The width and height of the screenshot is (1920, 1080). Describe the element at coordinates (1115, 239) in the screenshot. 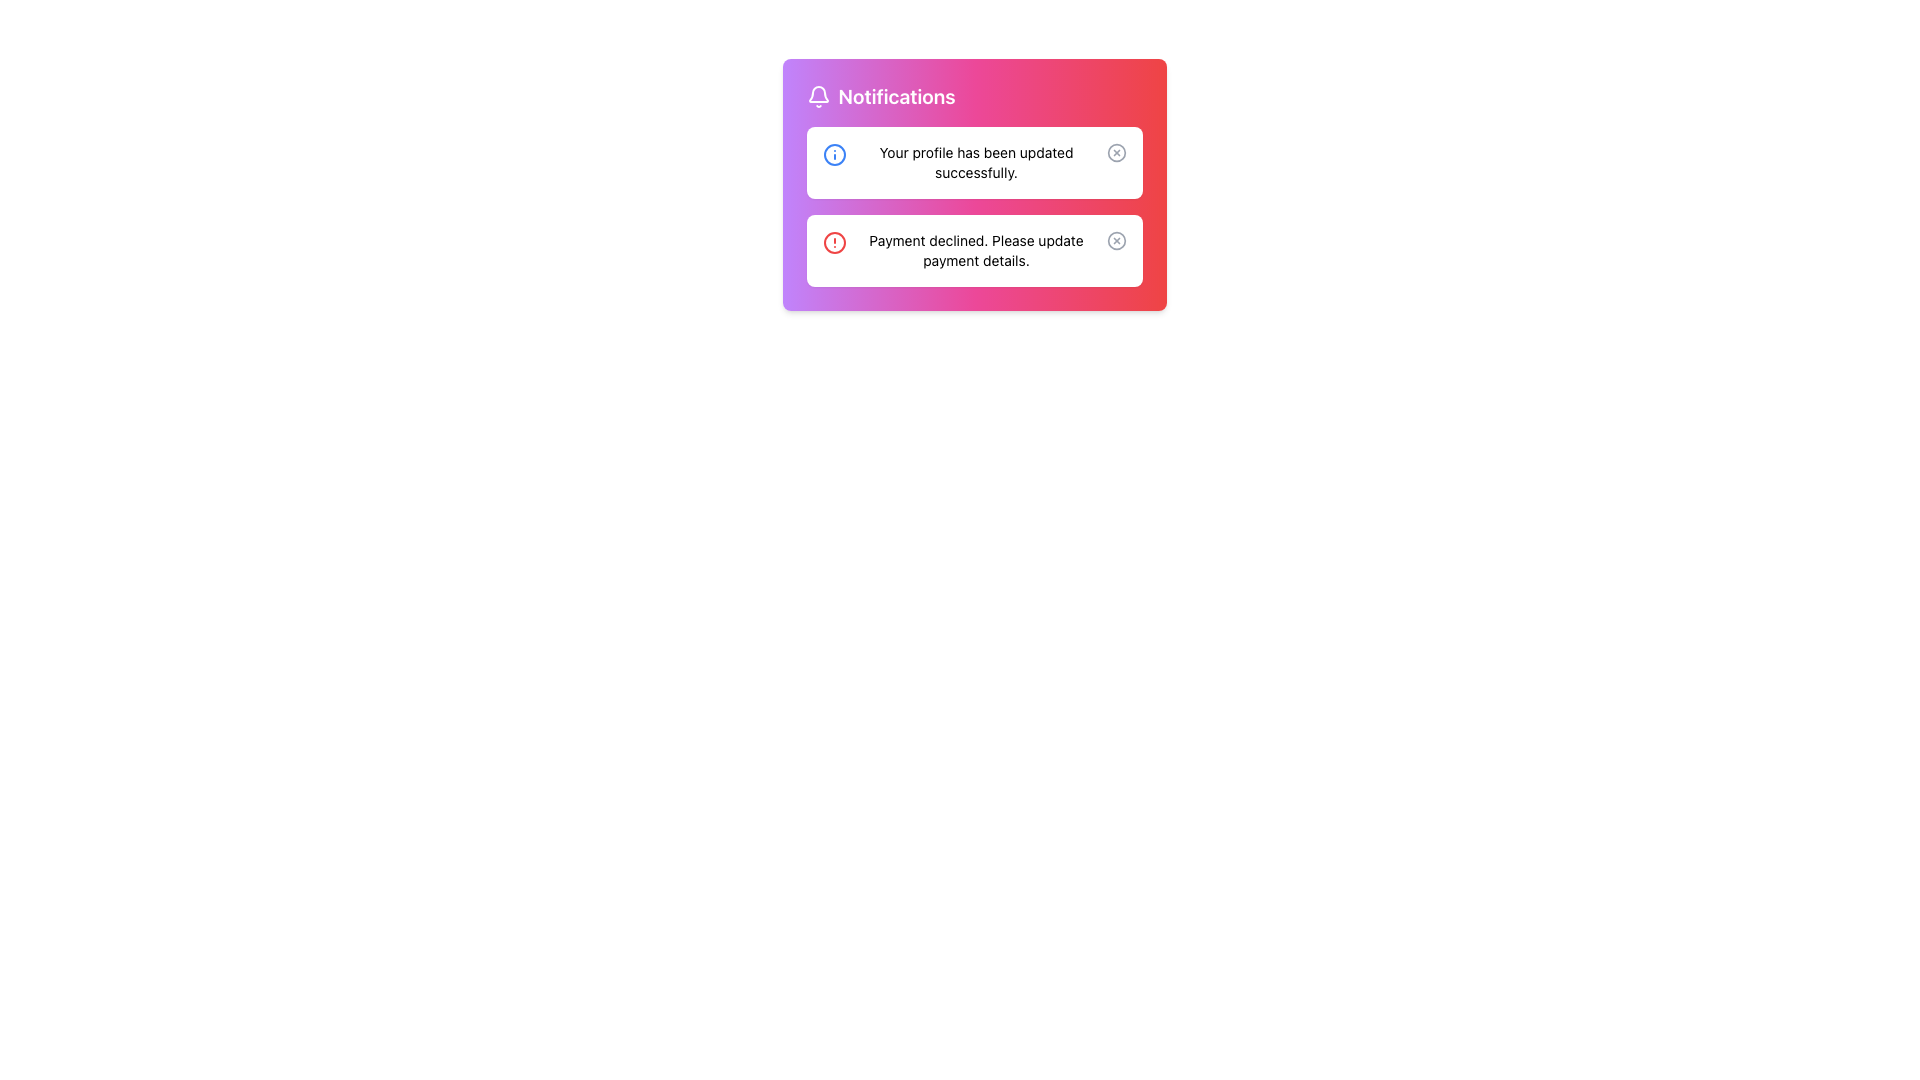

I see `the circle icon` at that location.